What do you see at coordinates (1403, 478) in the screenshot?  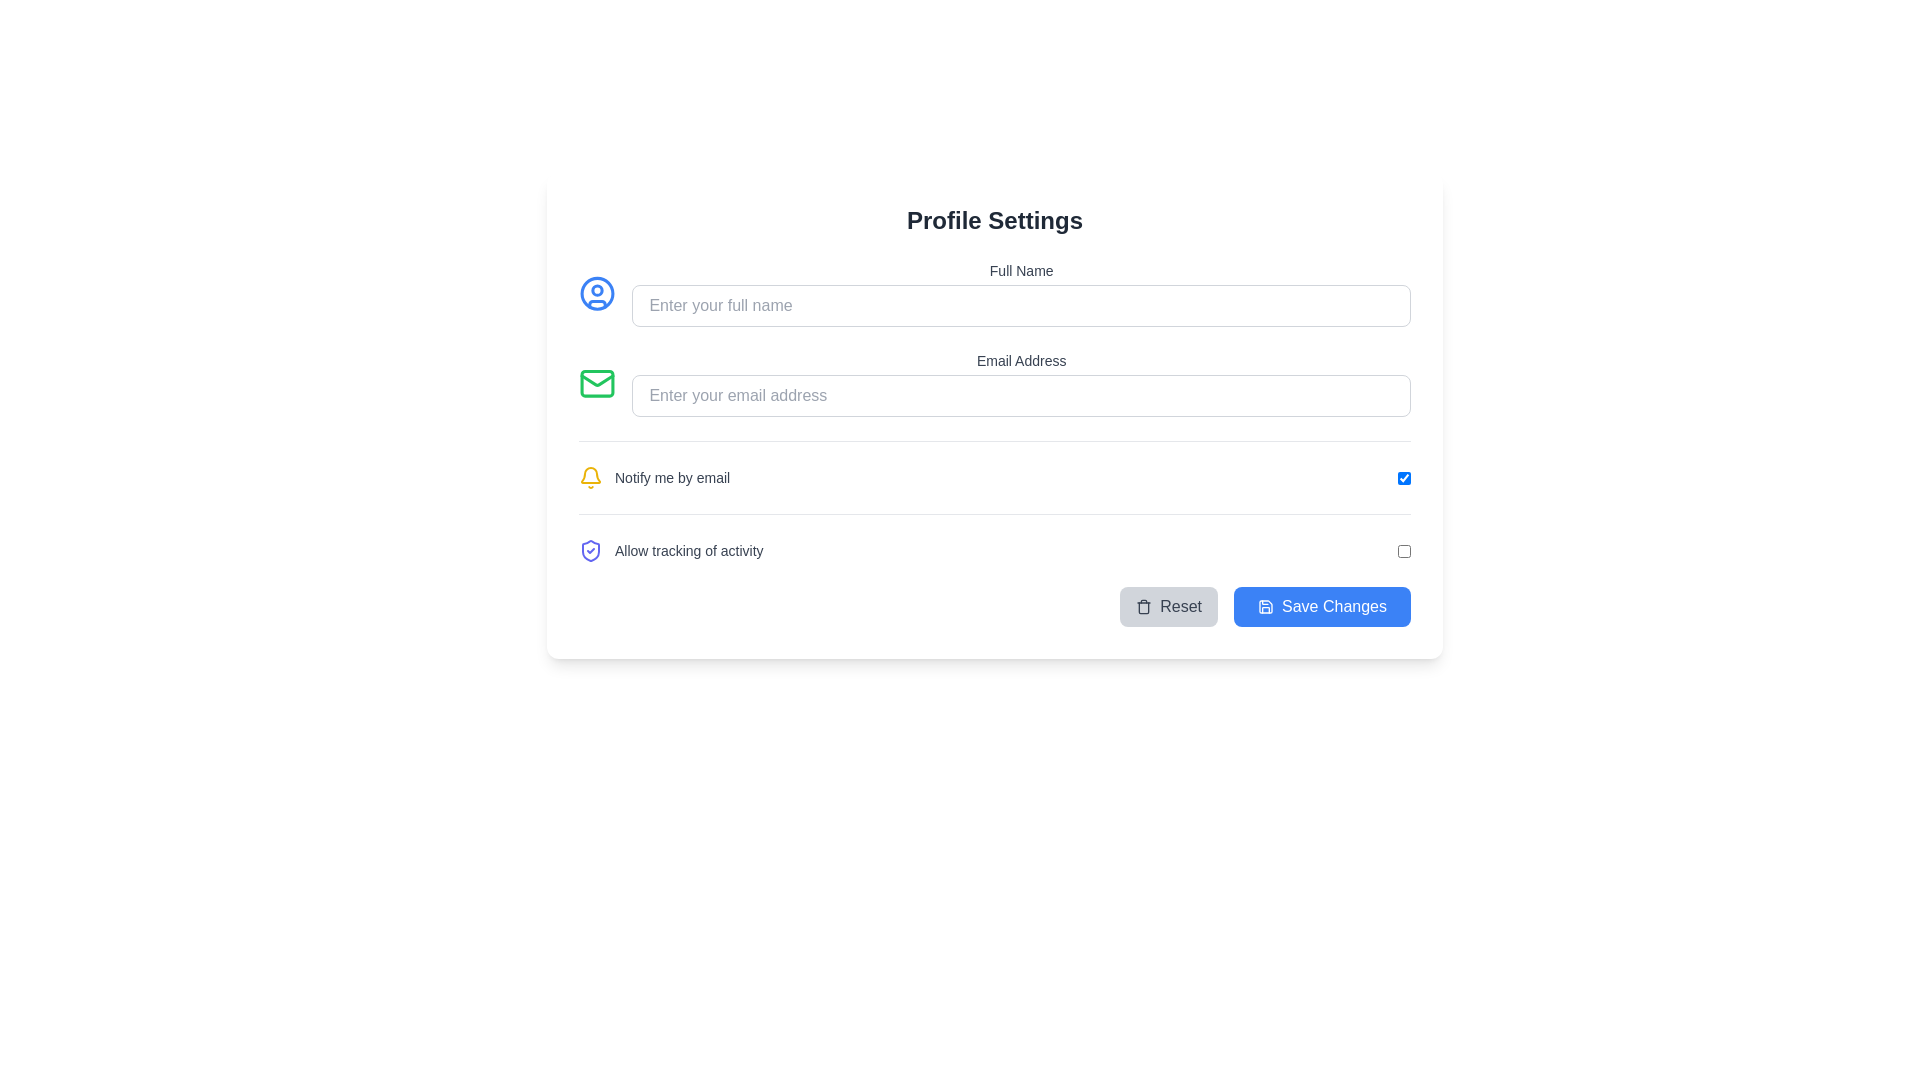 I see `the checkbox located to the far right of the 'Notify me by email' label` at bounding box center [1403, 478].